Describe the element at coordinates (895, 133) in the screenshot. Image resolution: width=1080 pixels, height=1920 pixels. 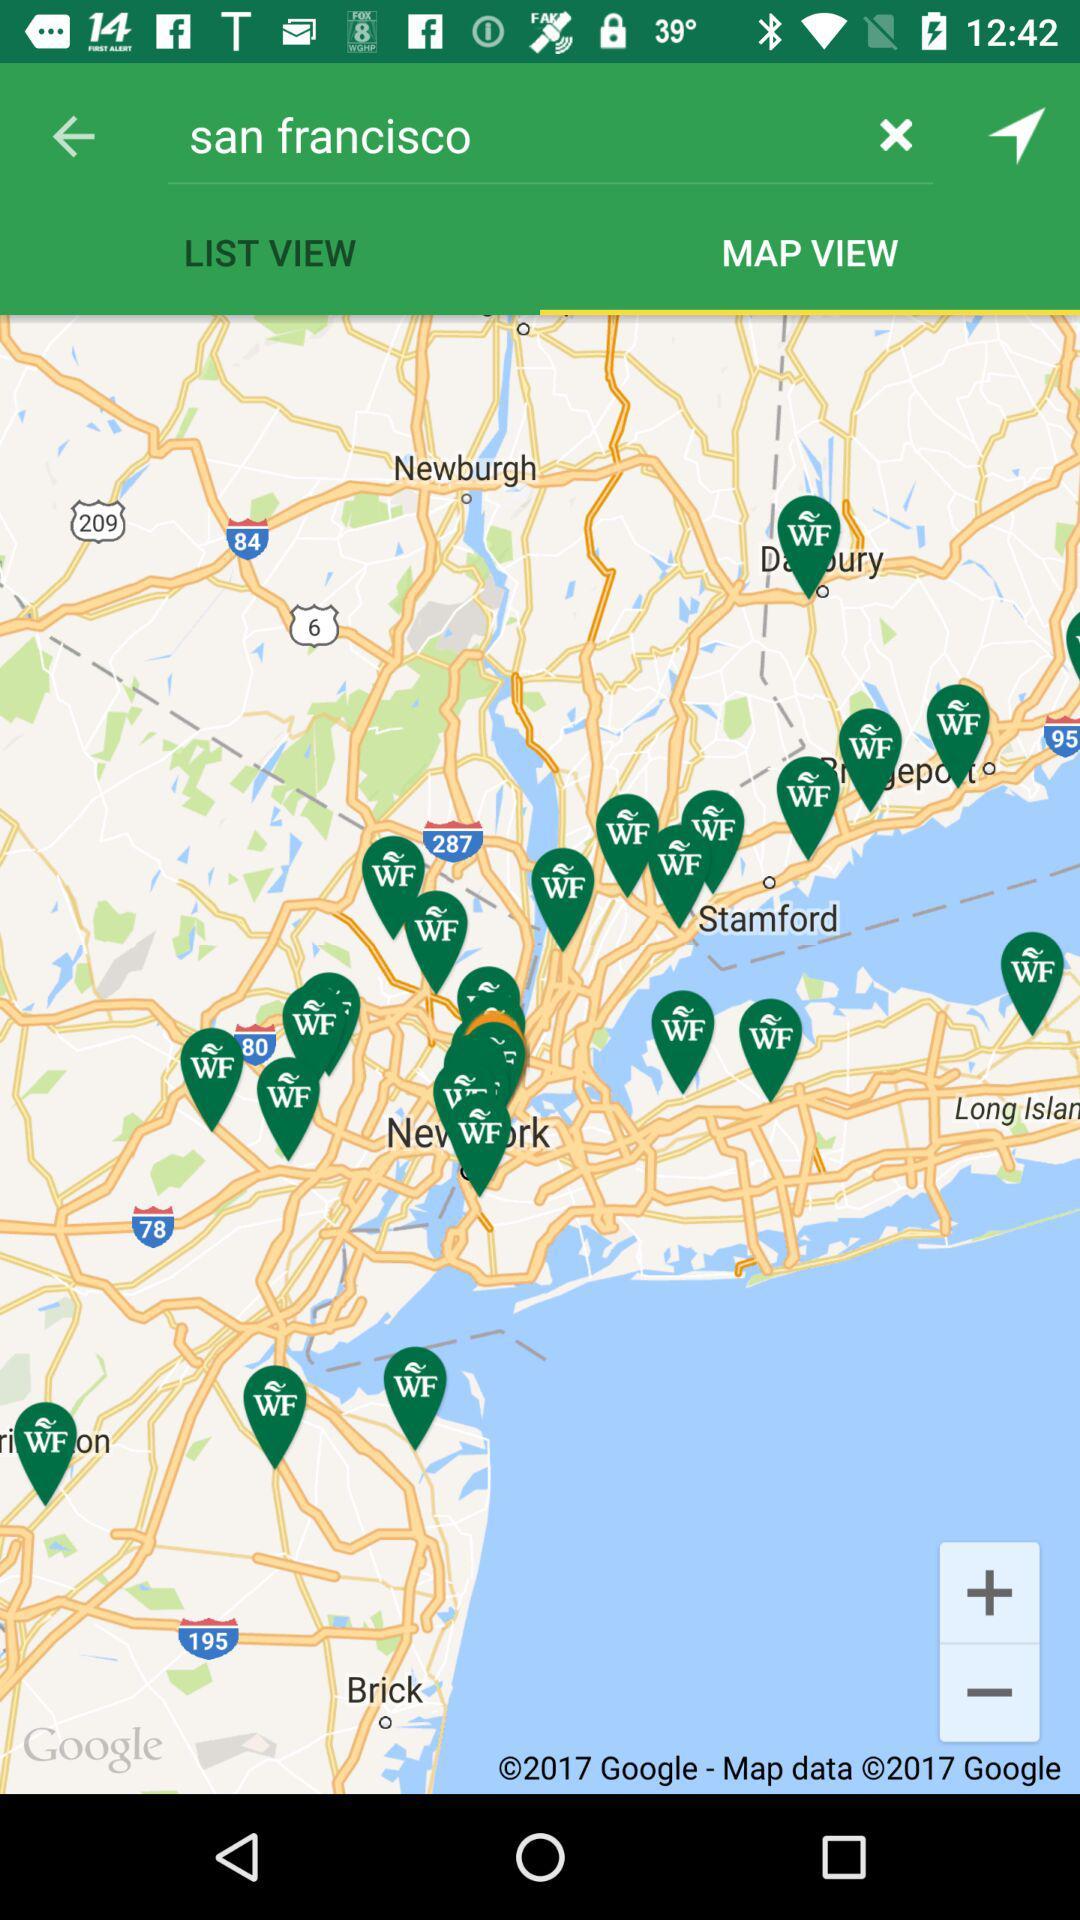
I see `item above map view` at that location.